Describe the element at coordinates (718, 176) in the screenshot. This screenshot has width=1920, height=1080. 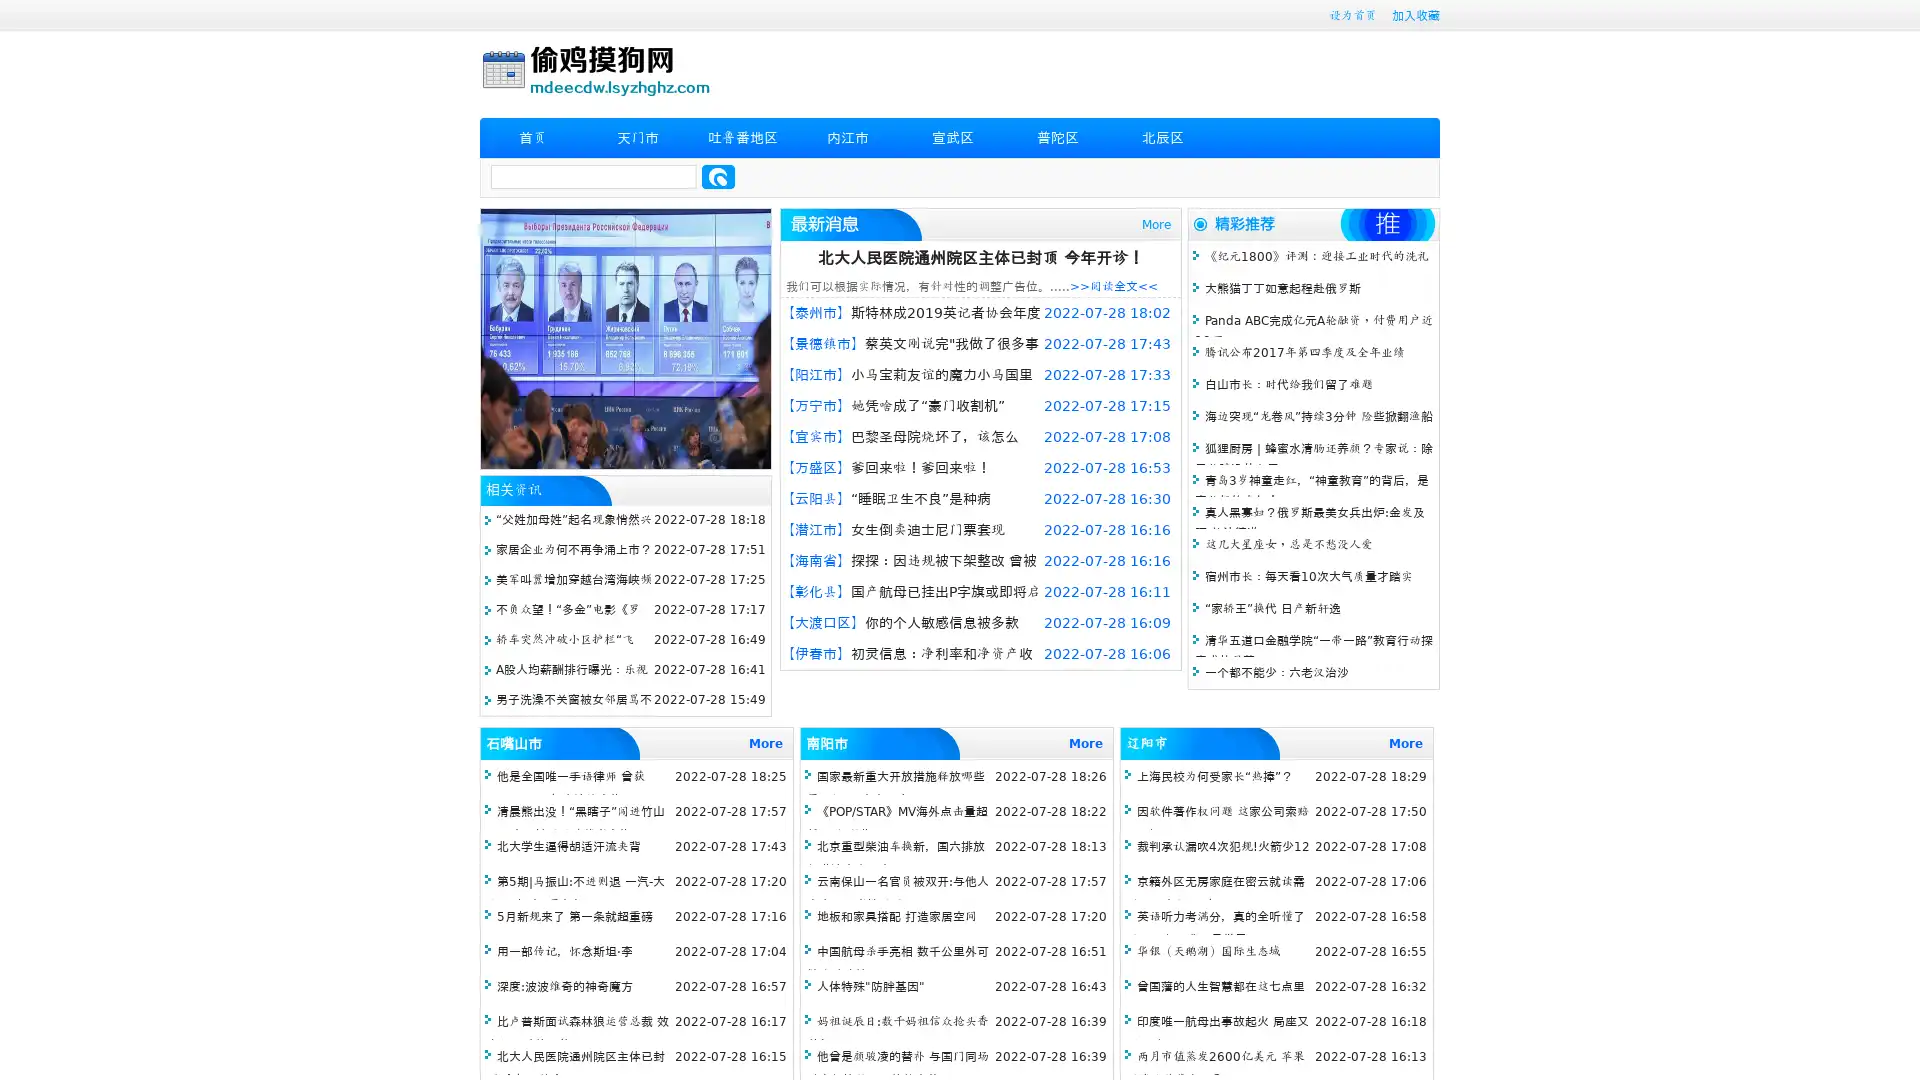
I see `Search` at that location.